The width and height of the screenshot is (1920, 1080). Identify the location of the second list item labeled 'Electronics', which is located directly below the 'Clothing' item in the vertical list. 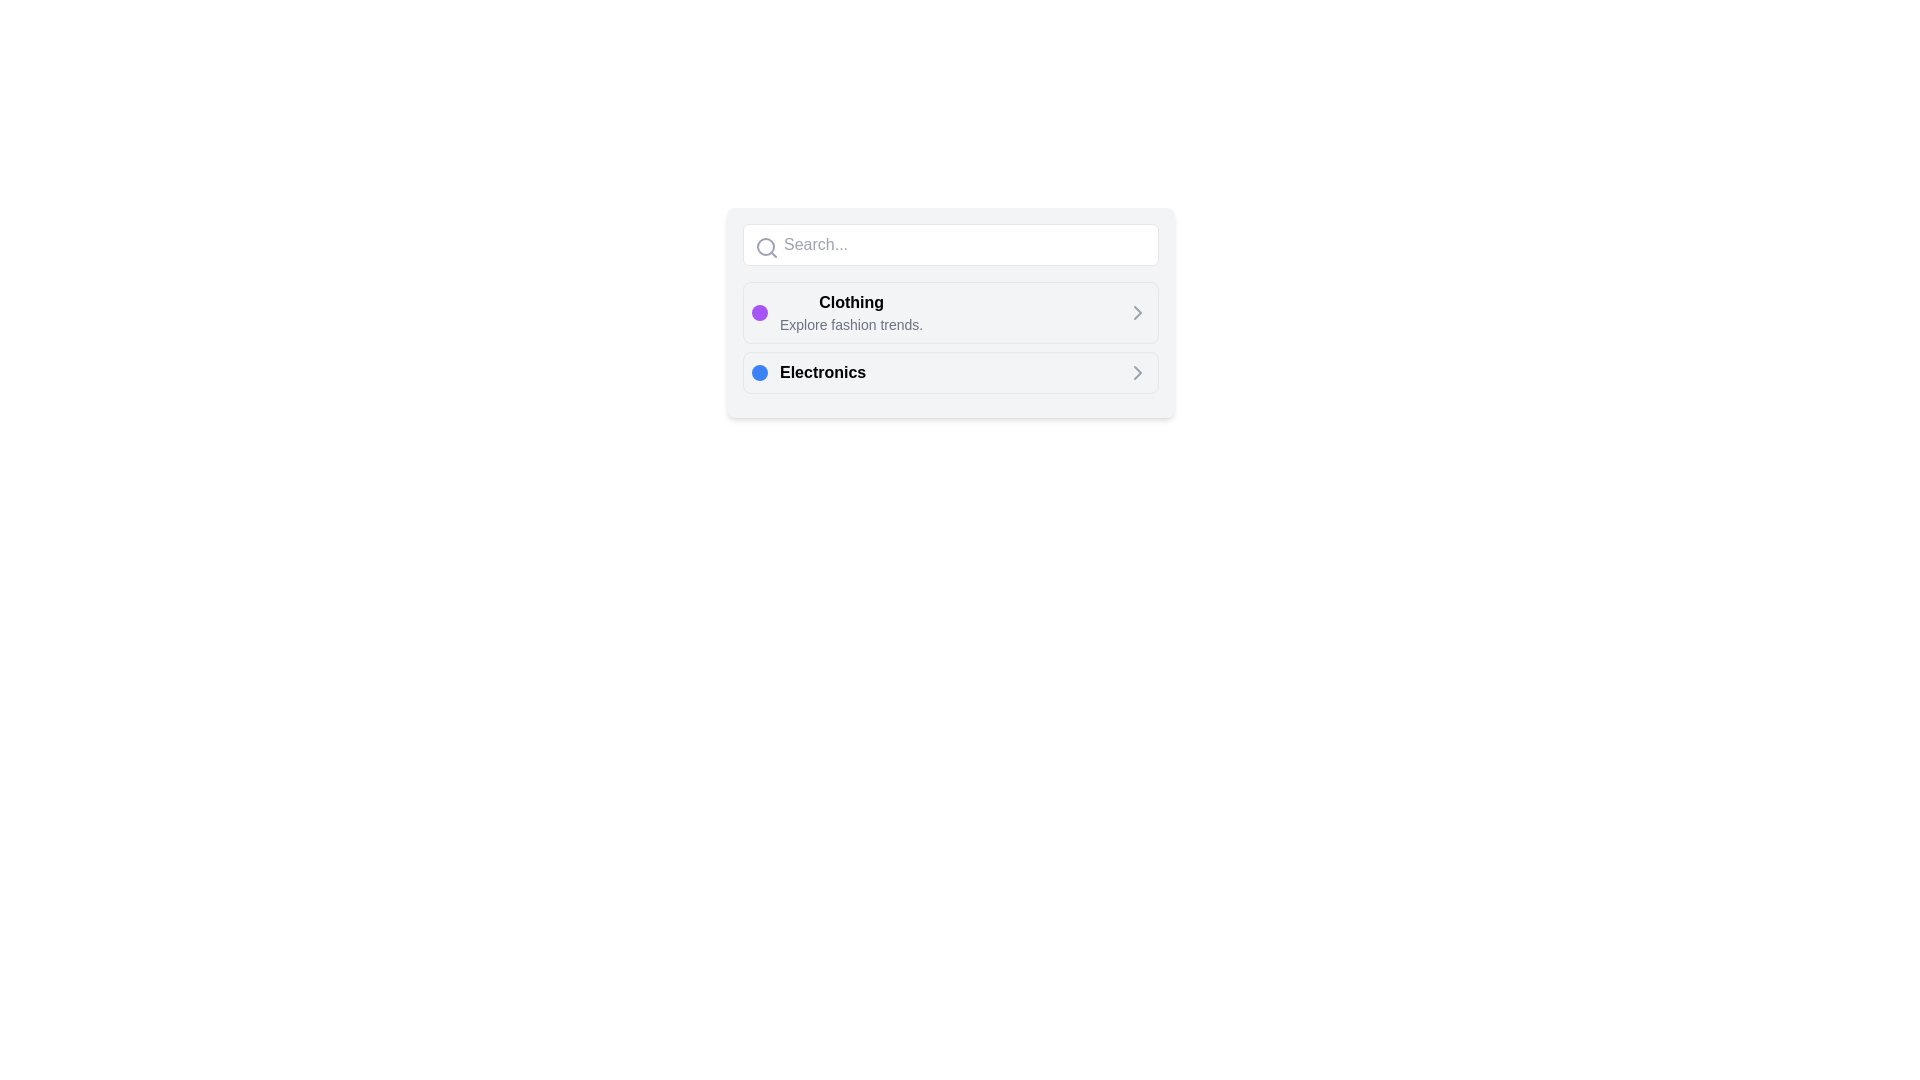
(809, 373).